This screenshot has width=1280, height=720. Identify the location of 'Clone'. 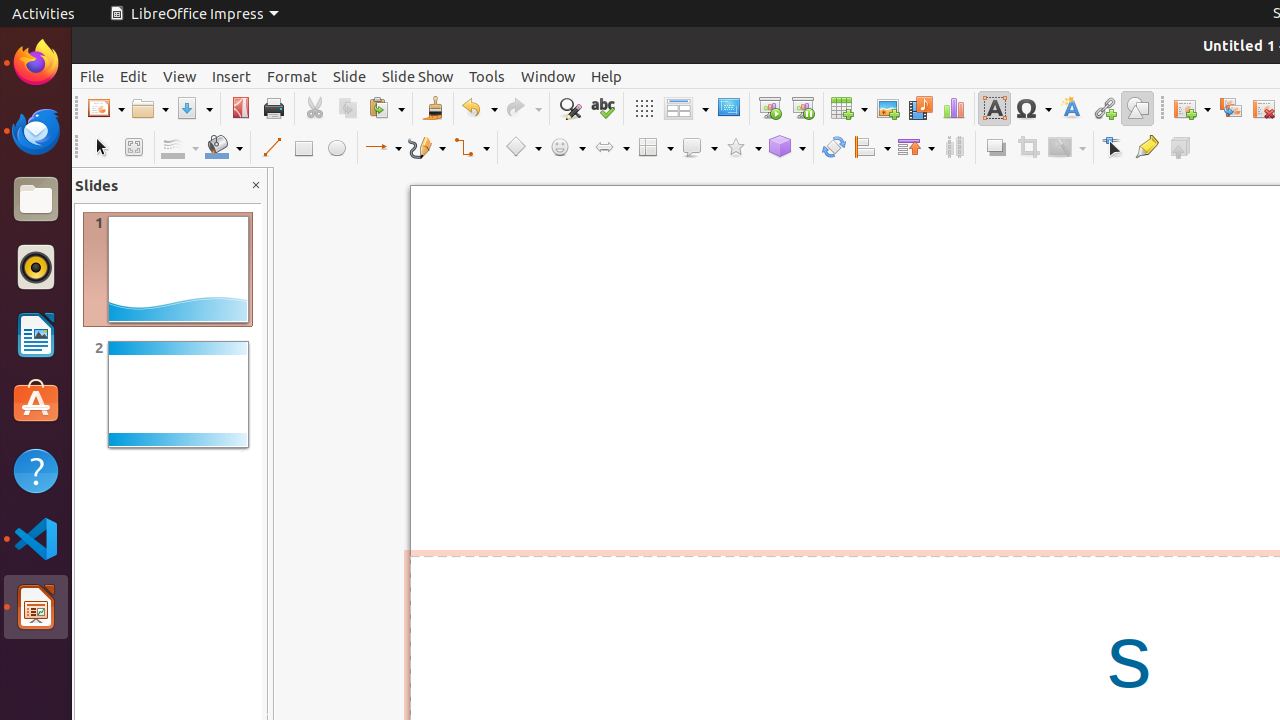
(431, 108).